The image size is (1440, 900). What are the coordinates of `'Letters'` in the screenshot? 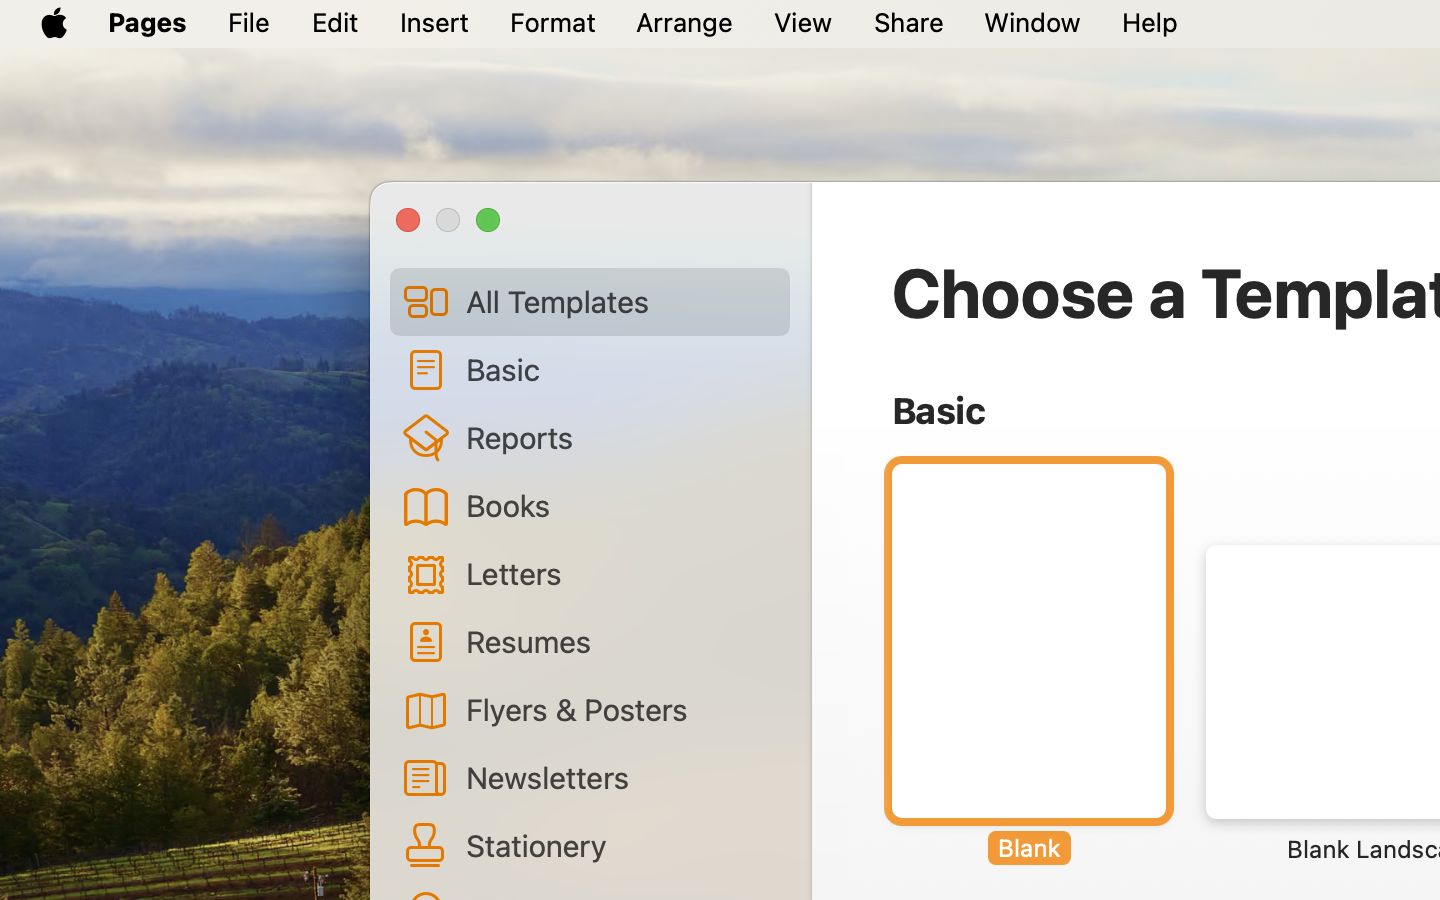 It's located at (619, 573).